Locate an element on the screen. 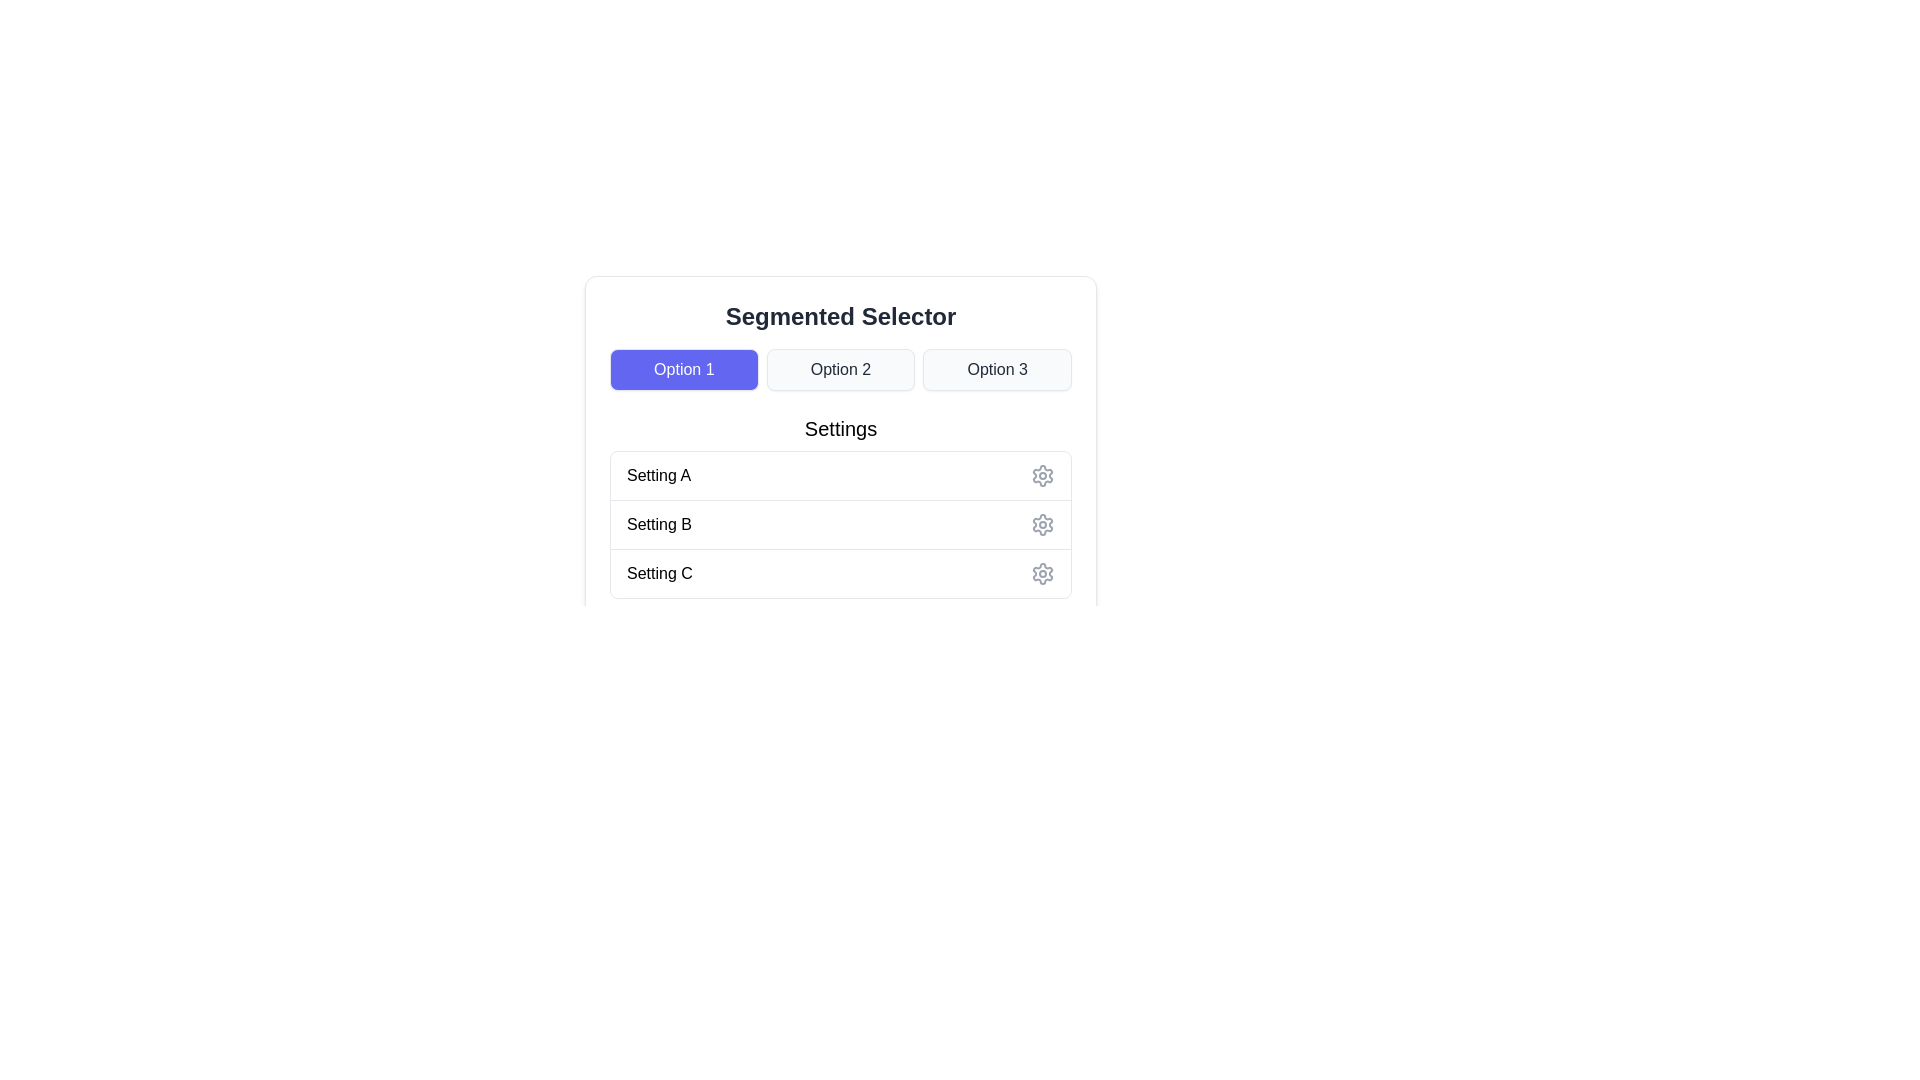  the third button in the segmented control labeled 'Option 3' located below the heading 'Segmented Selector' is located at coordinates (997, 370).